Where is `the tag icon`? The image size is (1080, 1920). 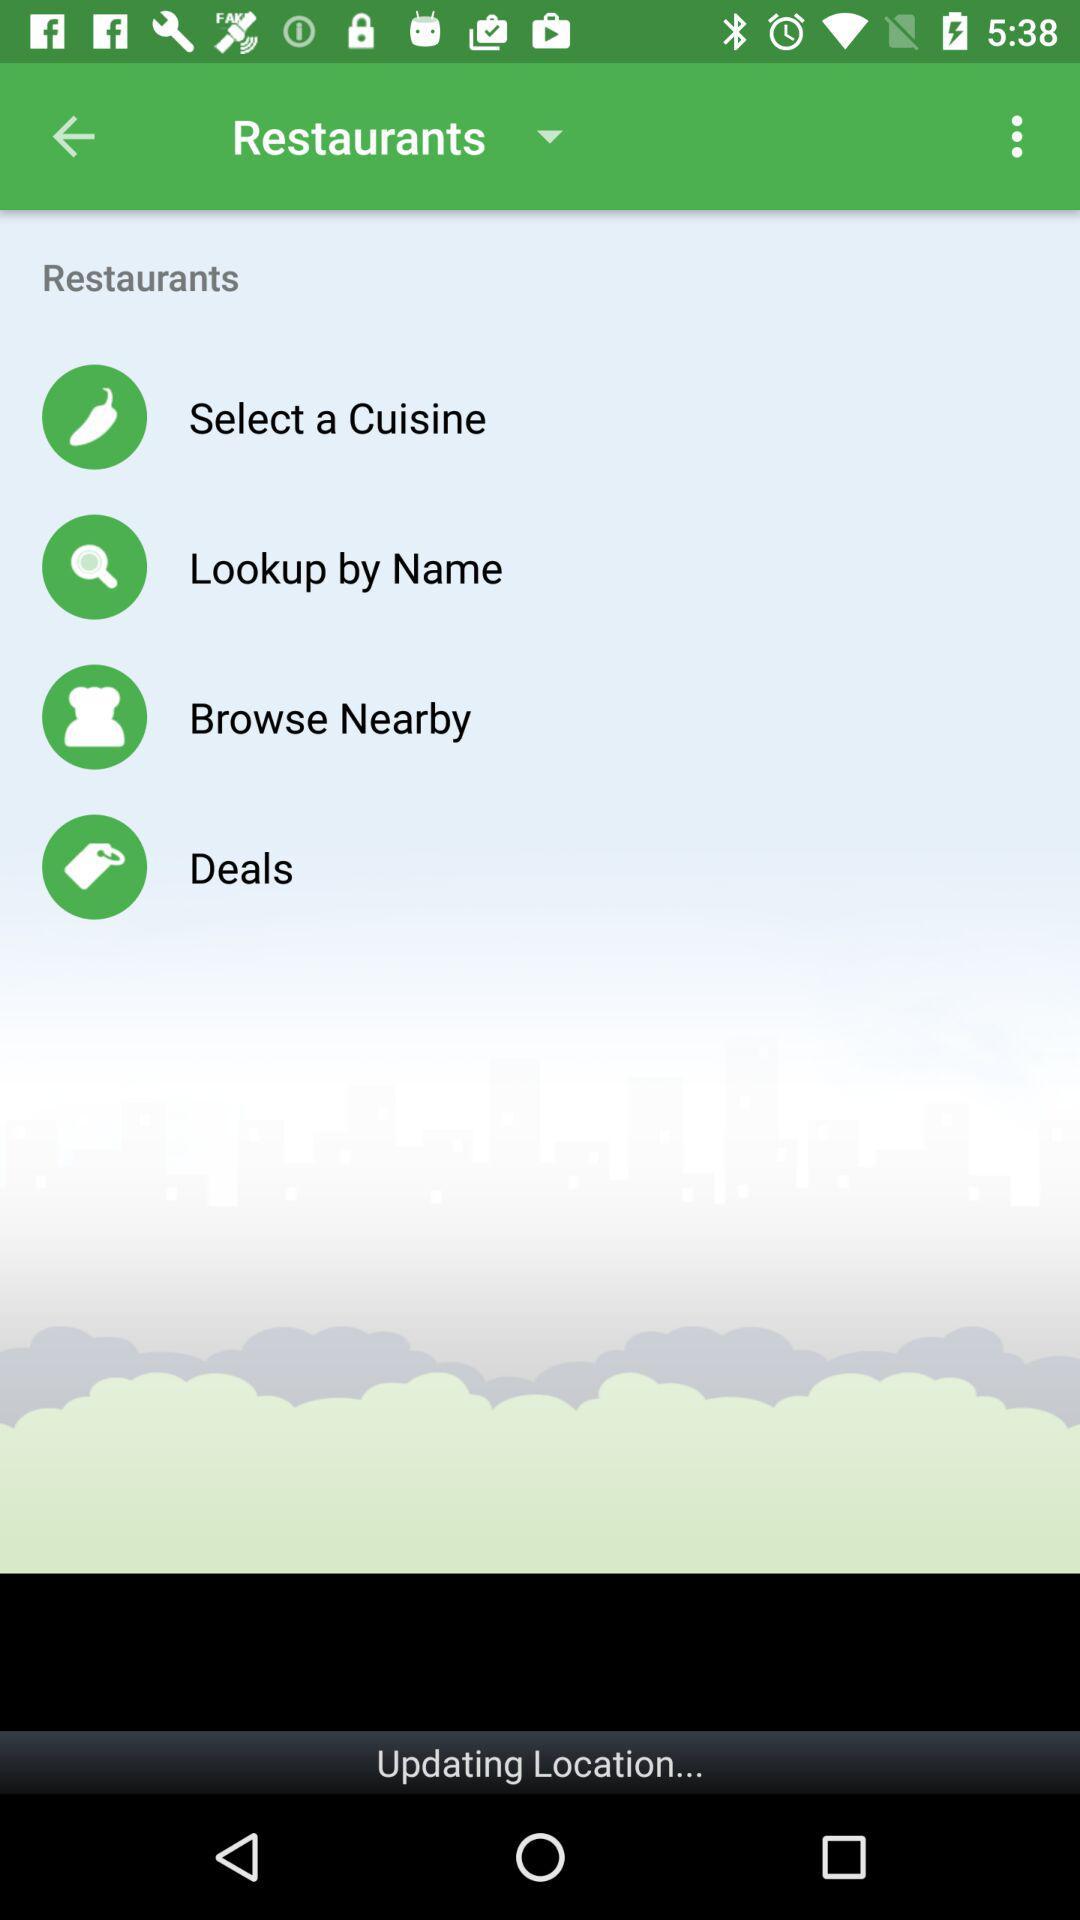
the tag icon is located at coordinates (94, 867).